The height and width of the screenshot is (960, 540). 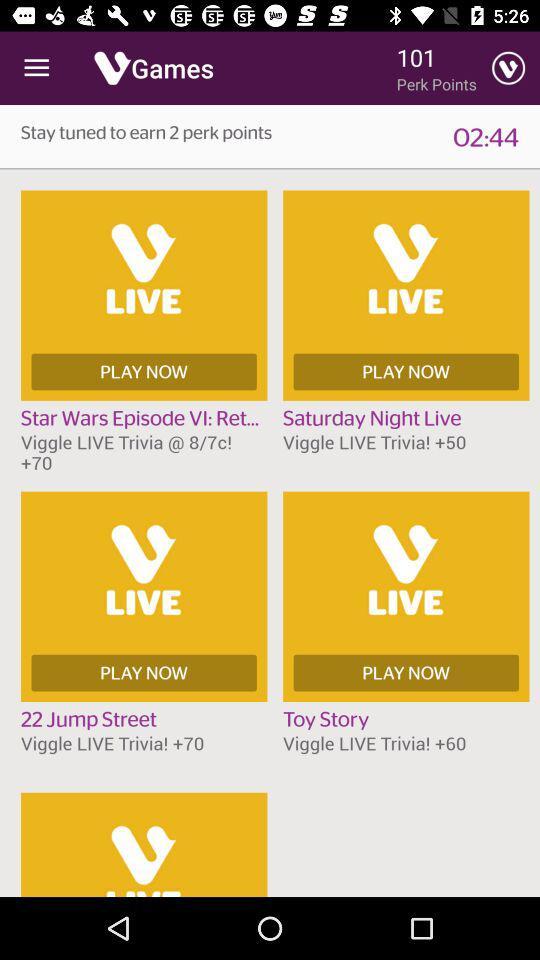 What do you see at coordinates (508, 68) in the screenshot?
I see `item next to perk points icon` at bounding box center [508, 68].